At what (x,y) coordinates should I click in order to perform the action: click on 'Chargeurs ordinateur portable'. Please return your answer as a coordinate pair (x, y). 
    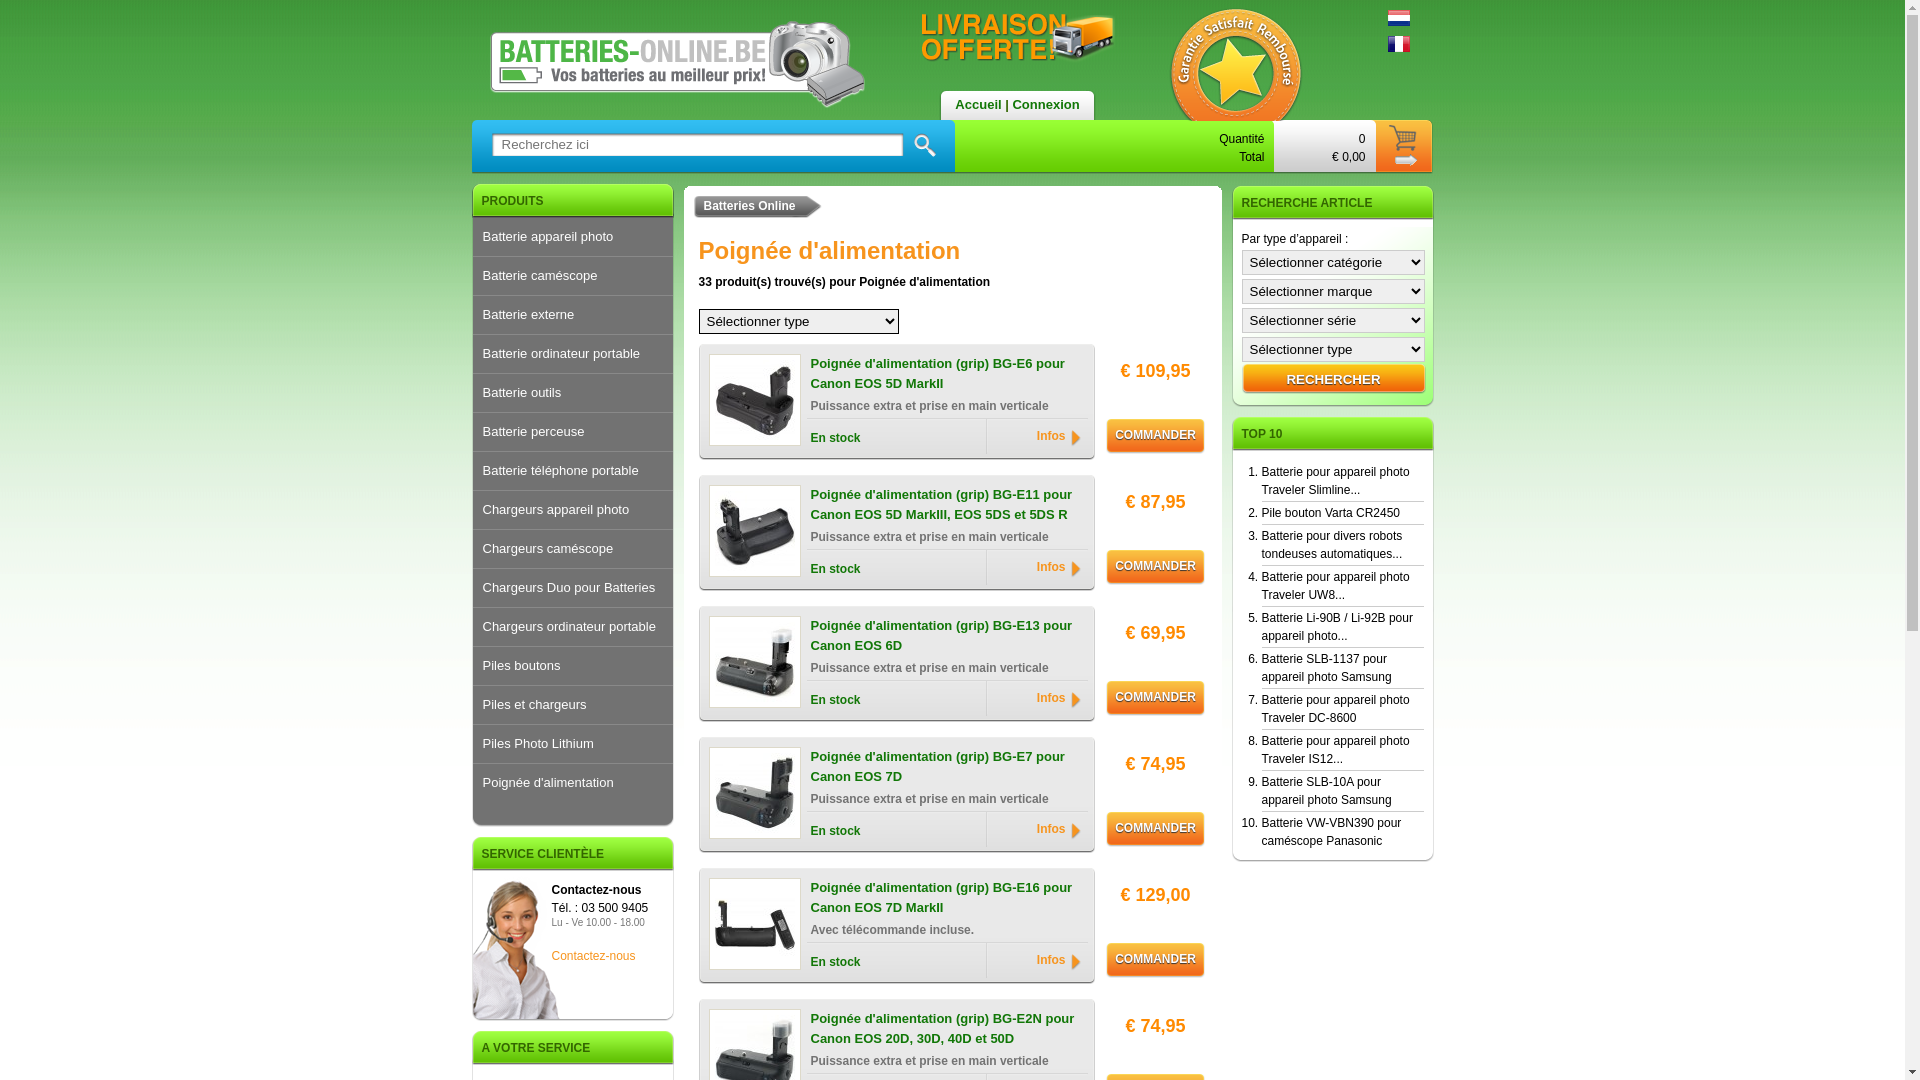
    Looking at the image, I should click on (470, 626).